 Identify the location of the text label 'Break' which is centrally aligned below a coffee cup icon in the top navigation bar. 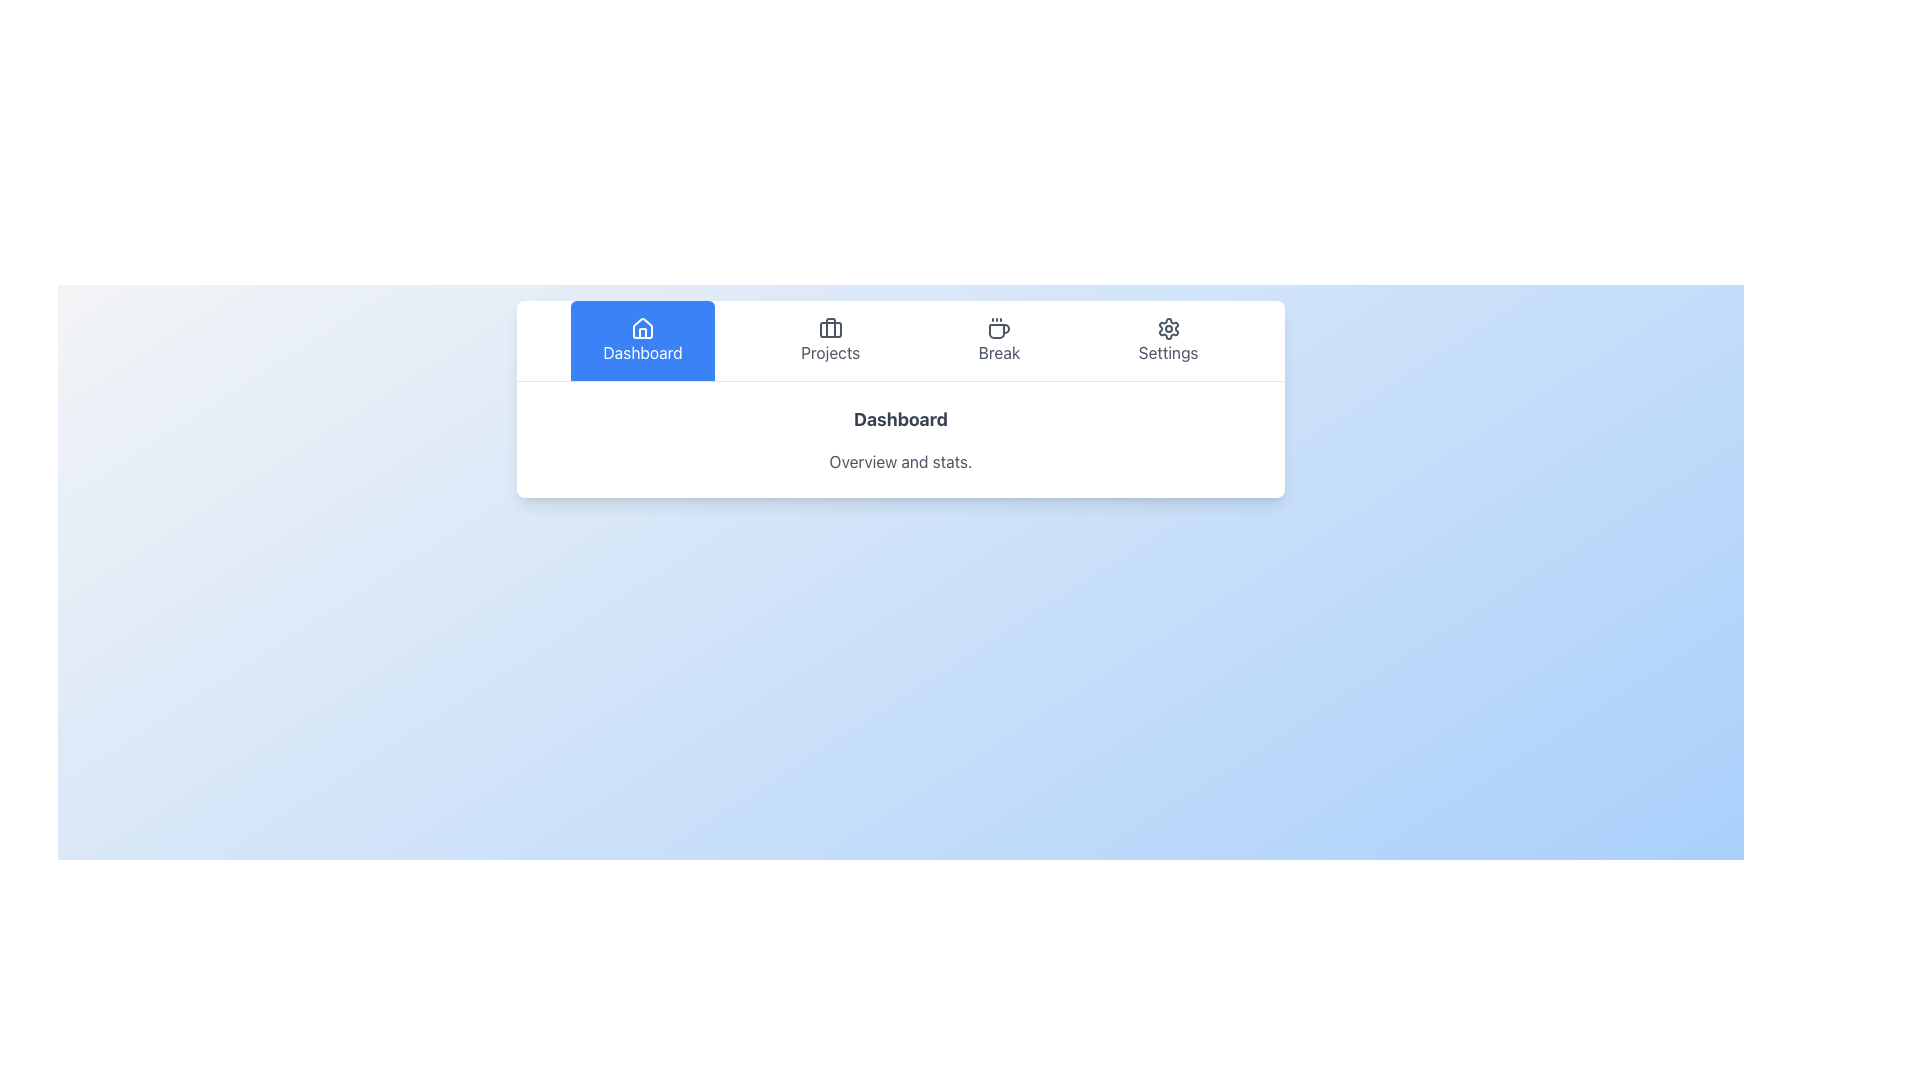
(999, 352).